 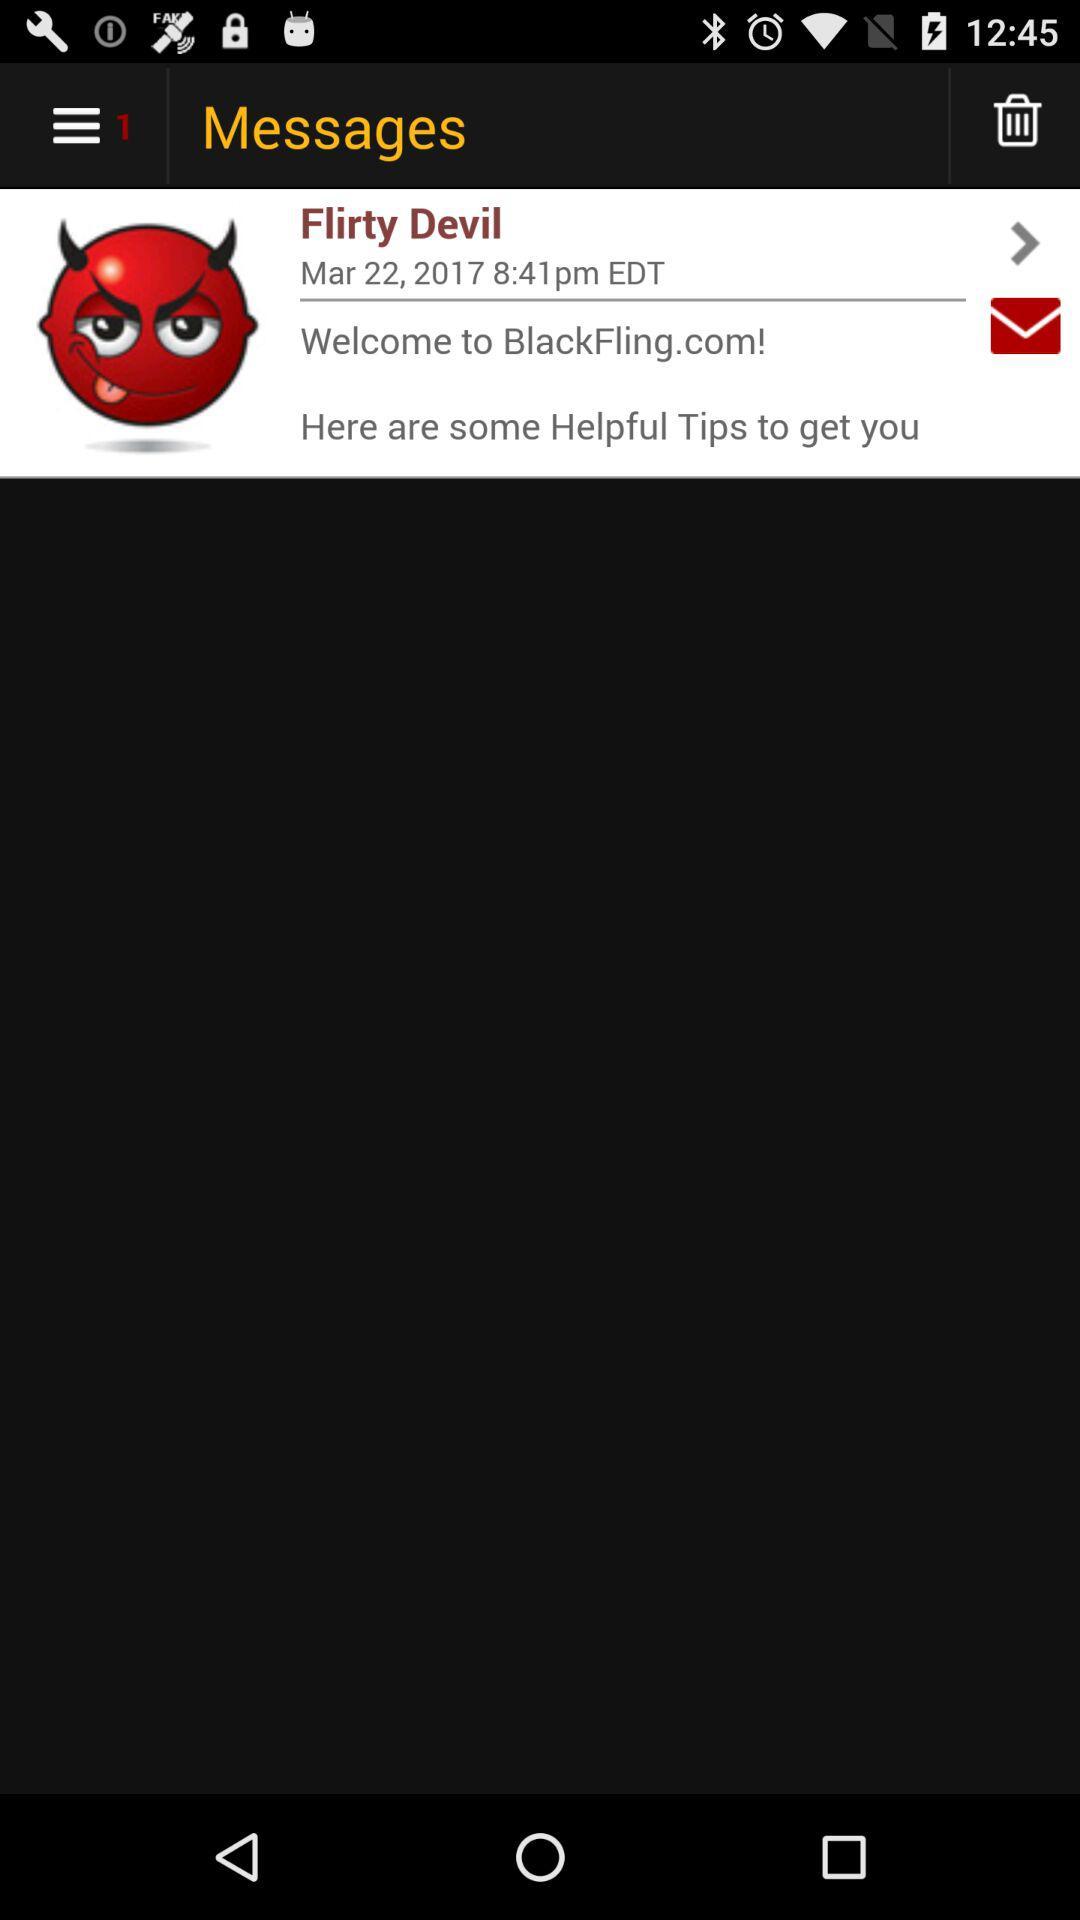 I want to click on item to the right of mar 22 2017 item, so click(x=1025, y=325).